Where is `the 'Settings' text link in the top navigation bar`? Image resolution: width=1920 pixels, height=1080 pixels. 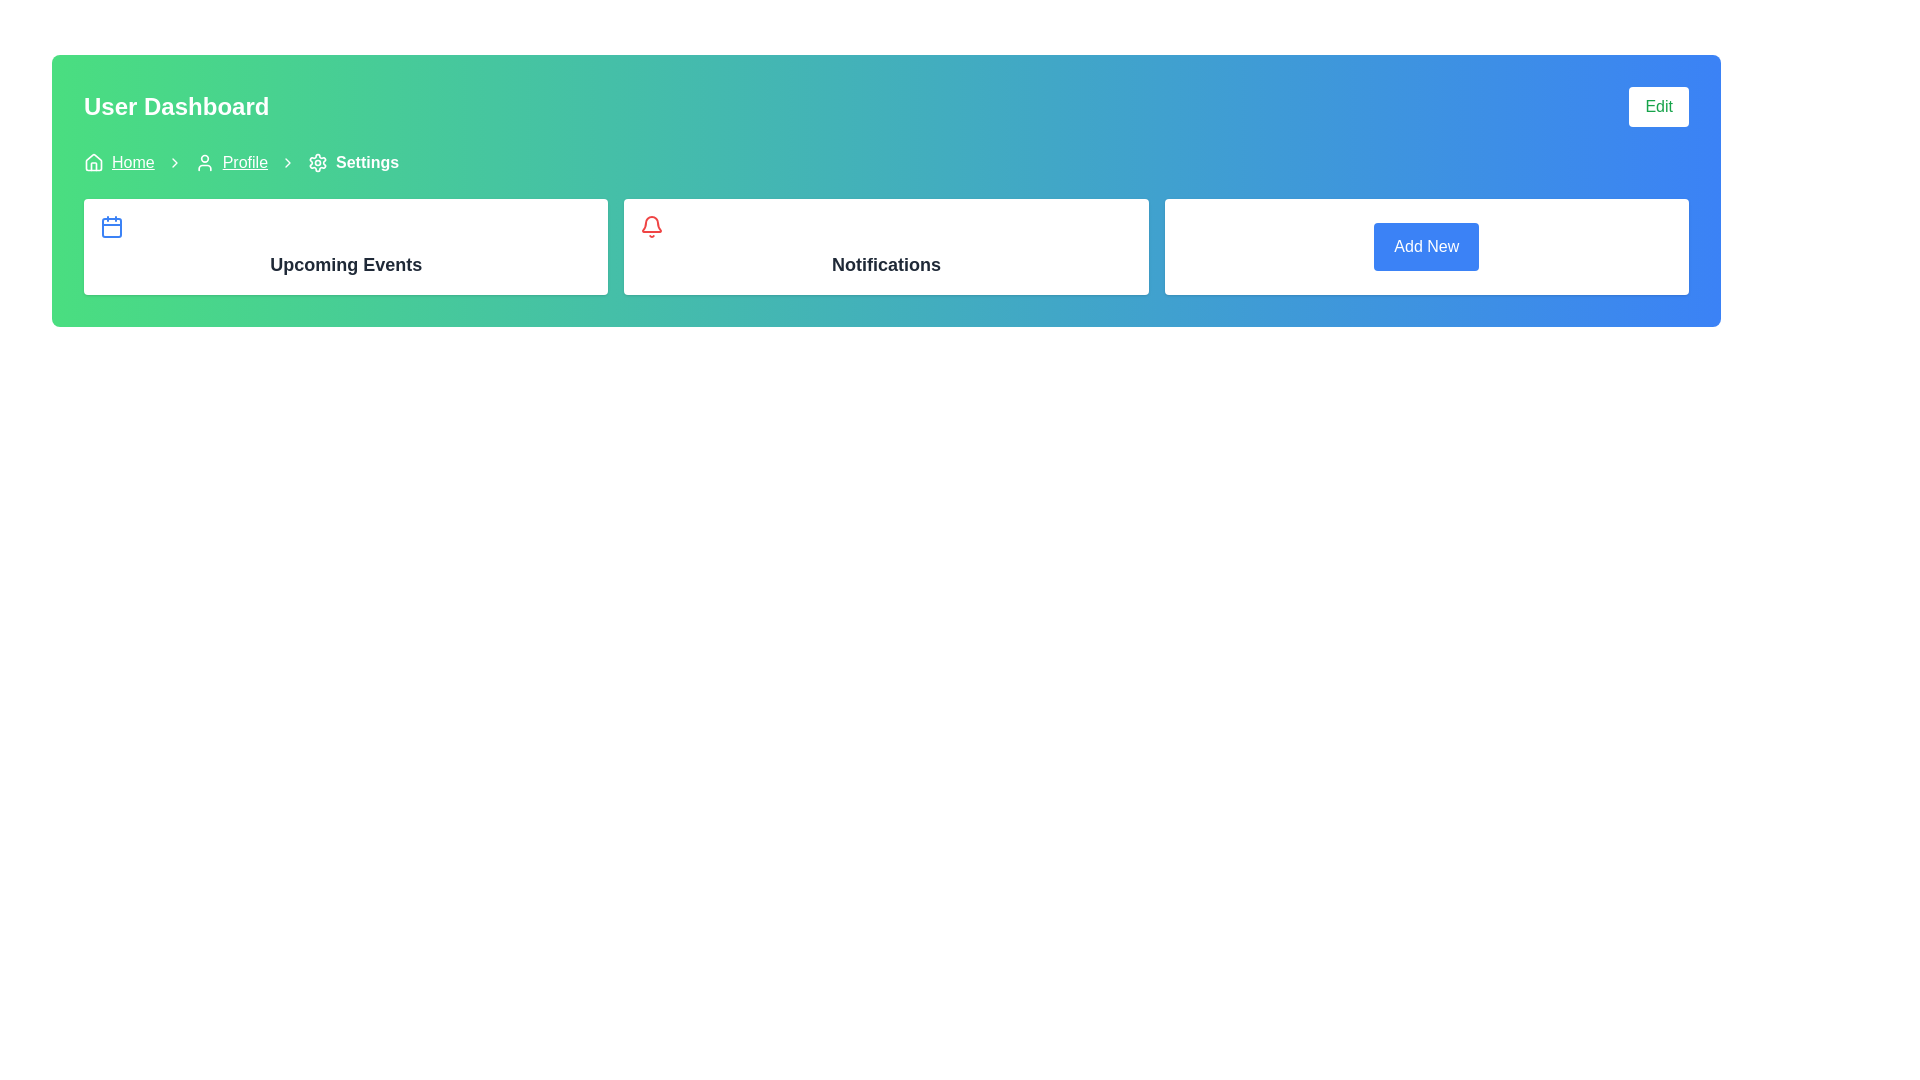
the 'Settings' text link in the top navigation bar is located at coordinates (367, 161).